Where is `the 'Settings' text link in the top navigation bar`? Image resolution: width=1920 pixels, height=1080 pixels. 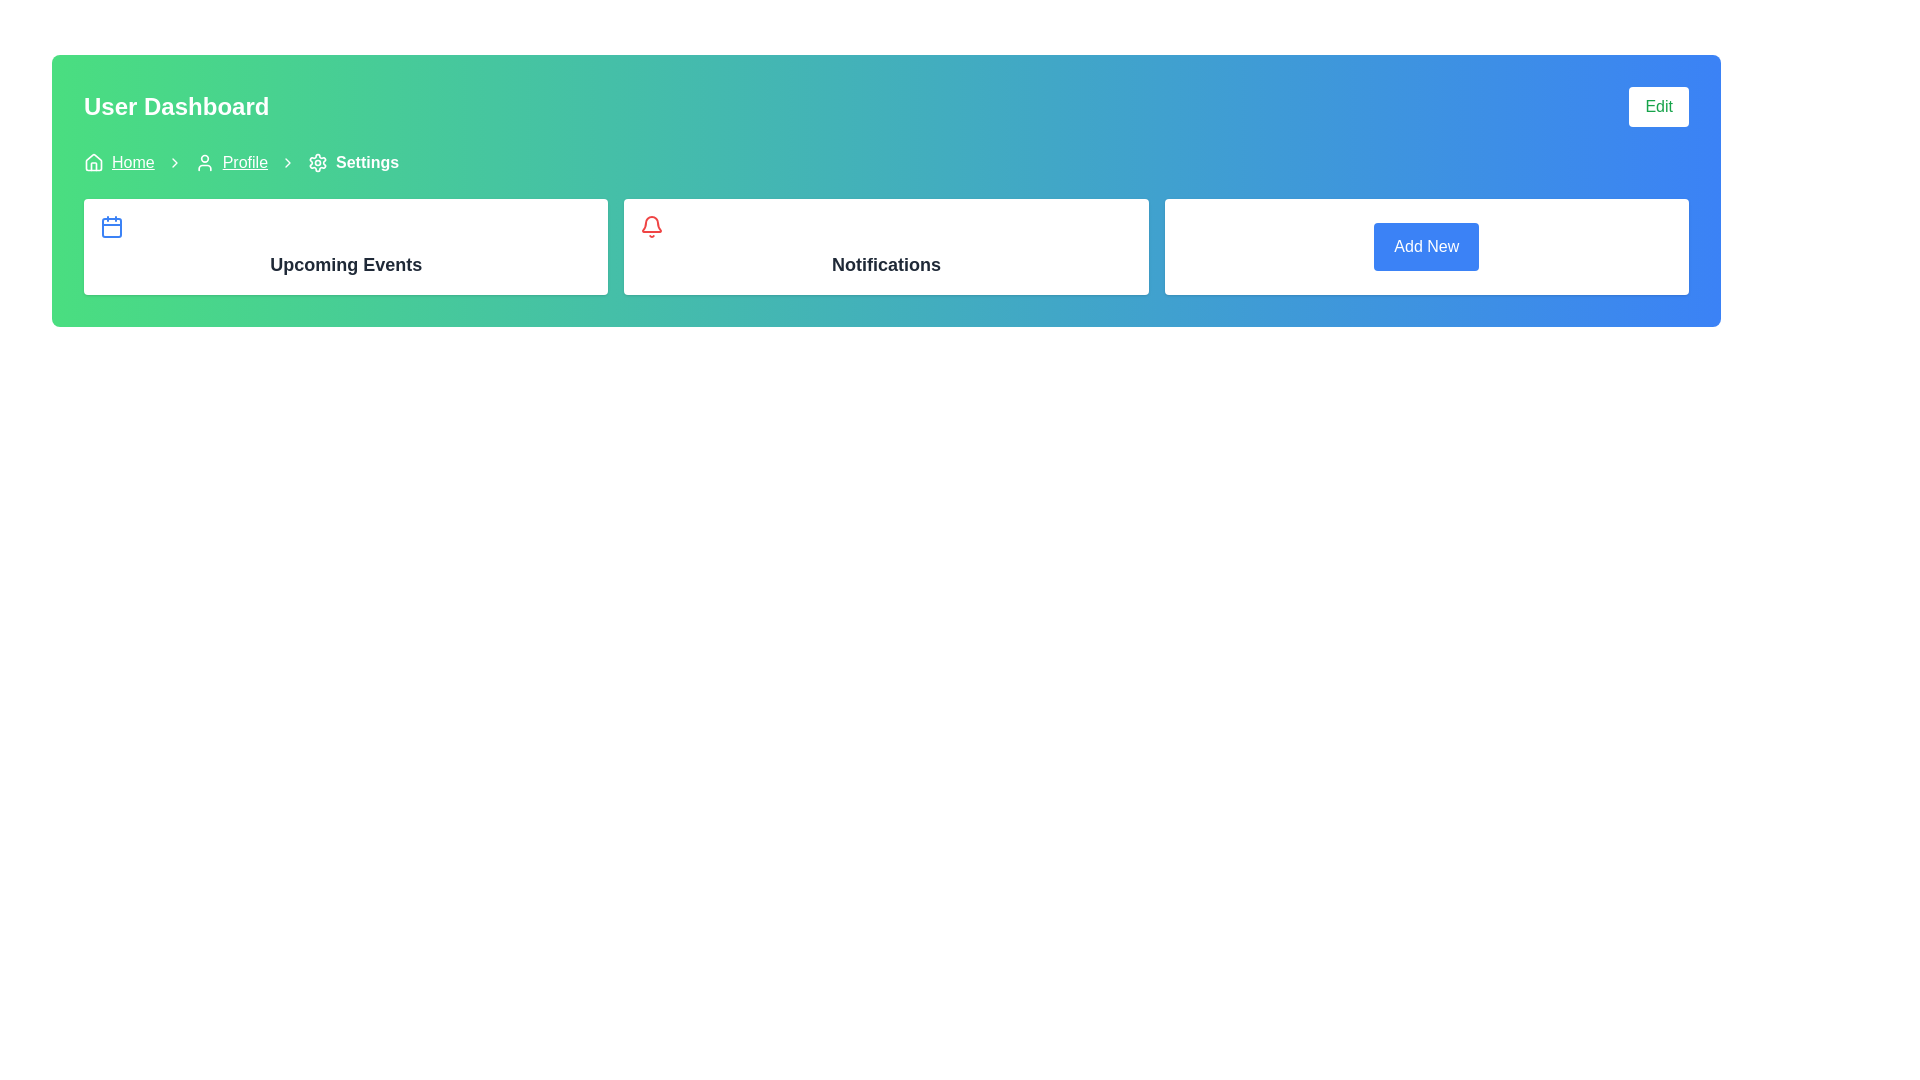
the 'Settings' text link in the top navigation bar is located at coordinates (367, 161).